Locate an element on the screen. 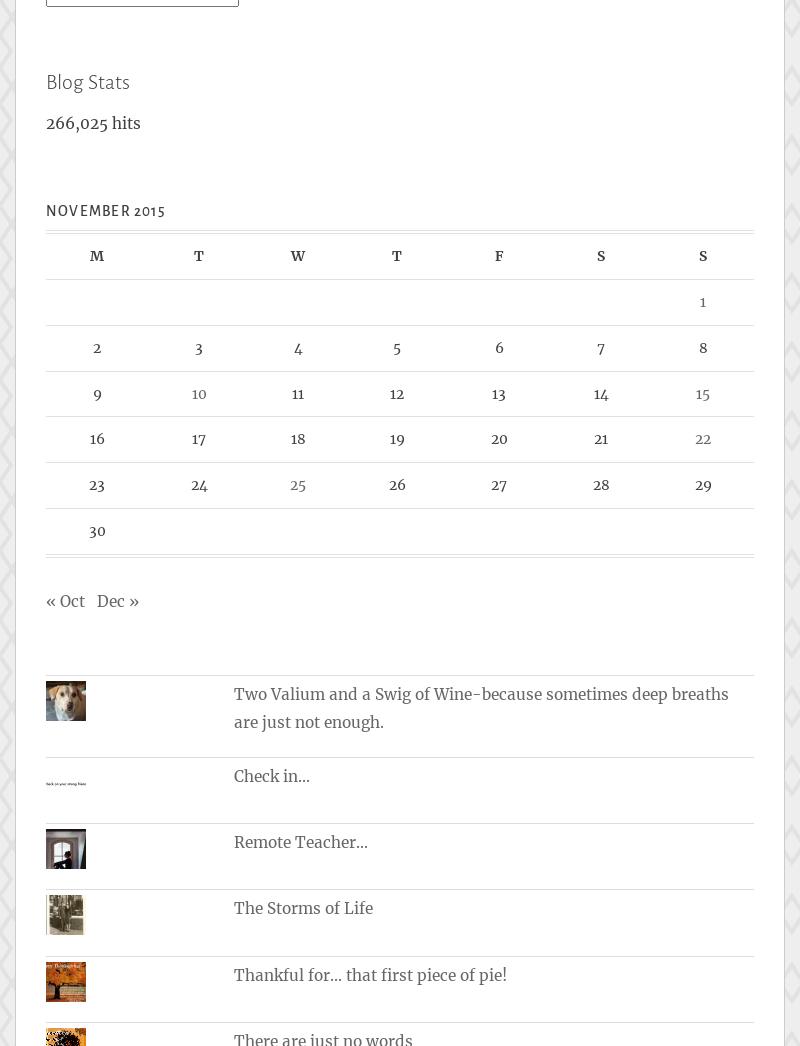 Image resolution: width=800 pixels, height=1046 pixels. 'Blog Stats' is located at coordinates (88, 80).